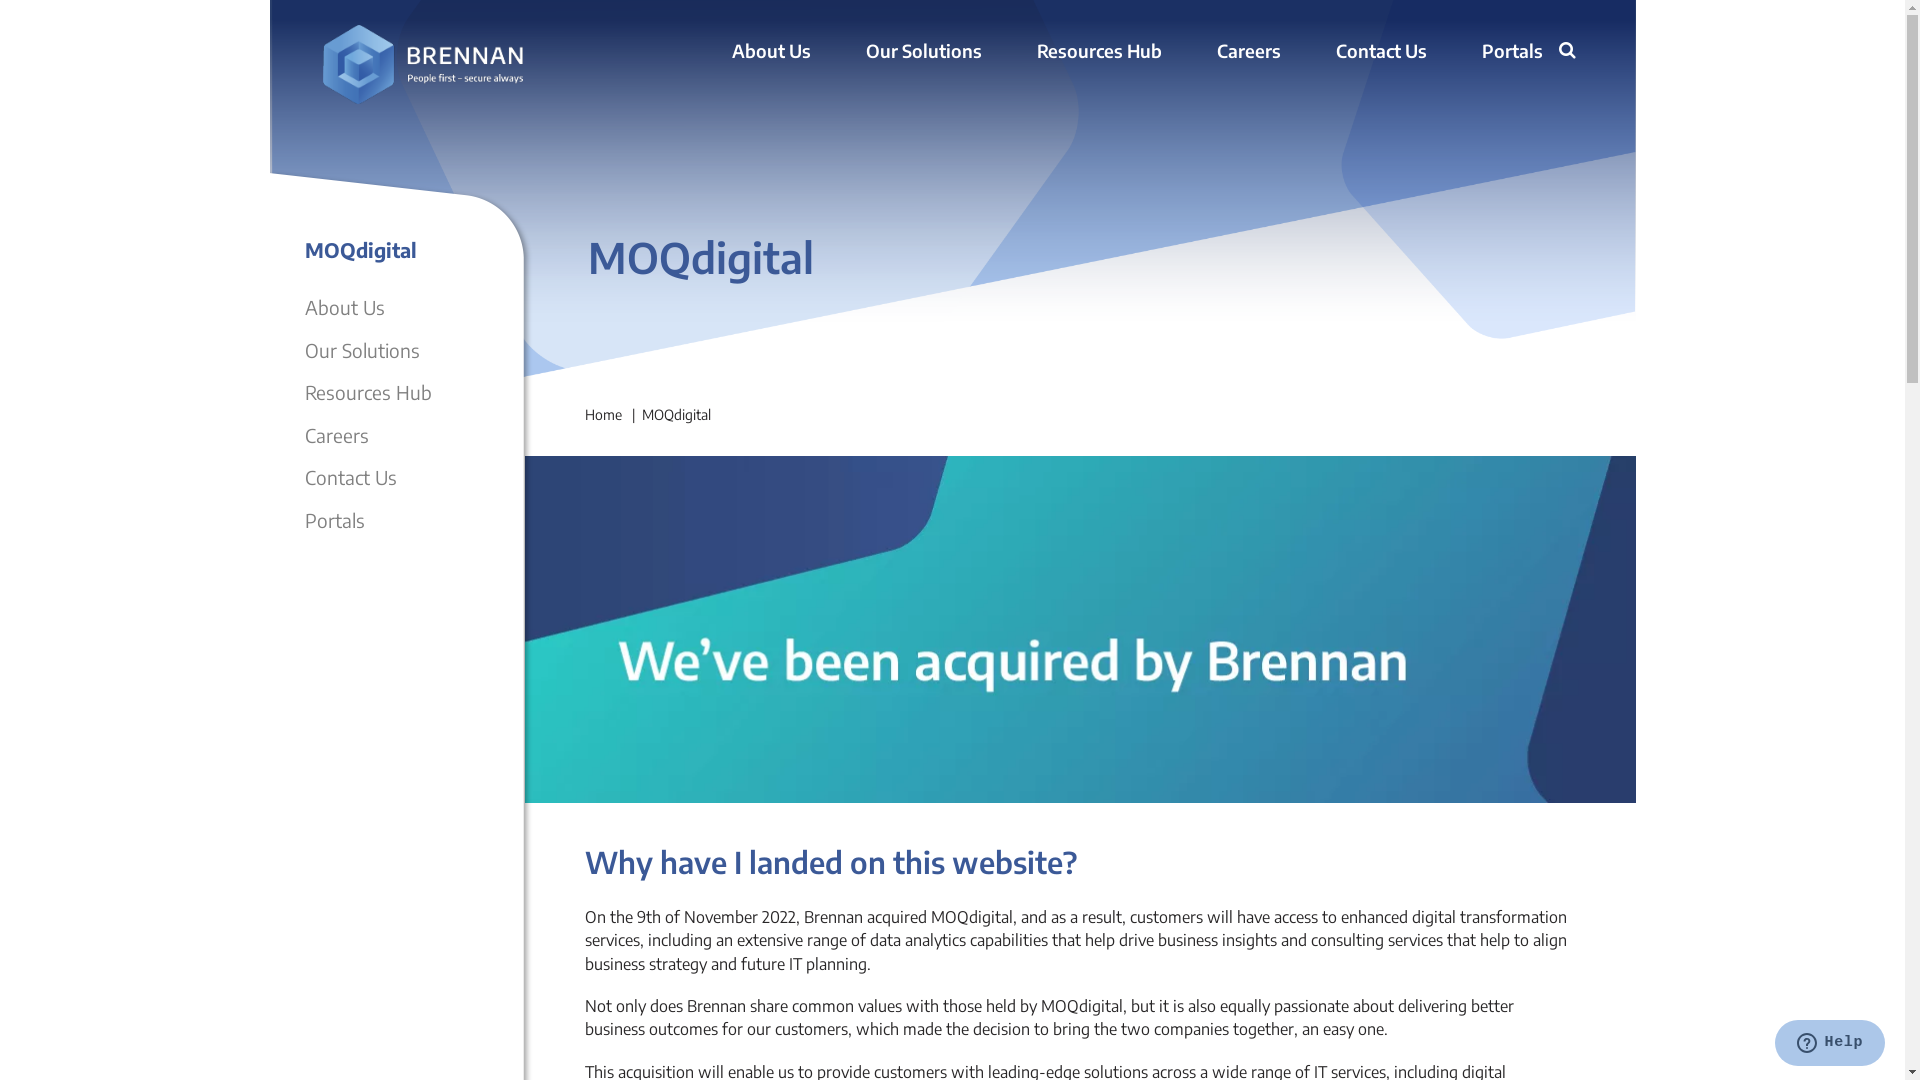  Describe the element at coordinates (1557, 52) in the screenshot. I see `'Search'` at that location.